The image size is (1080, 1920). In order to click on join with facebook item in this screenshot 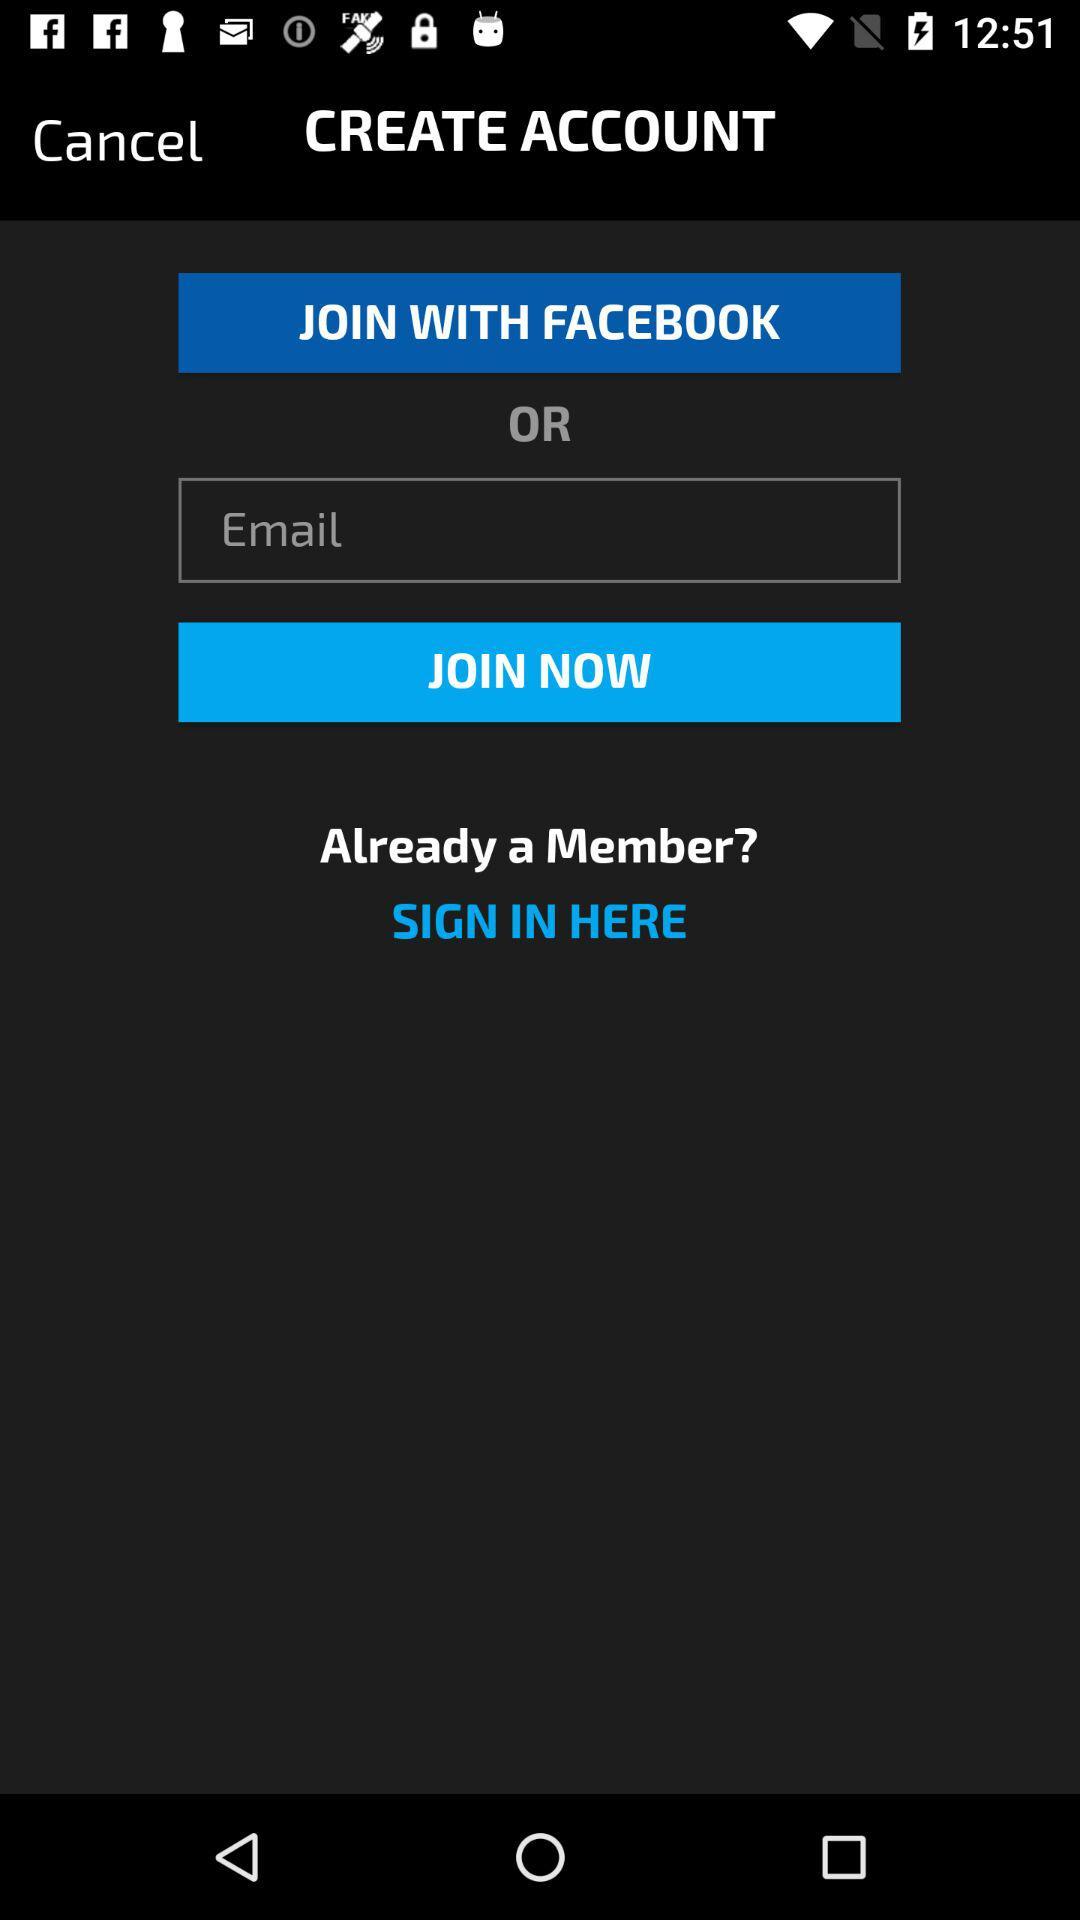, I will do `click(538, 322)`.